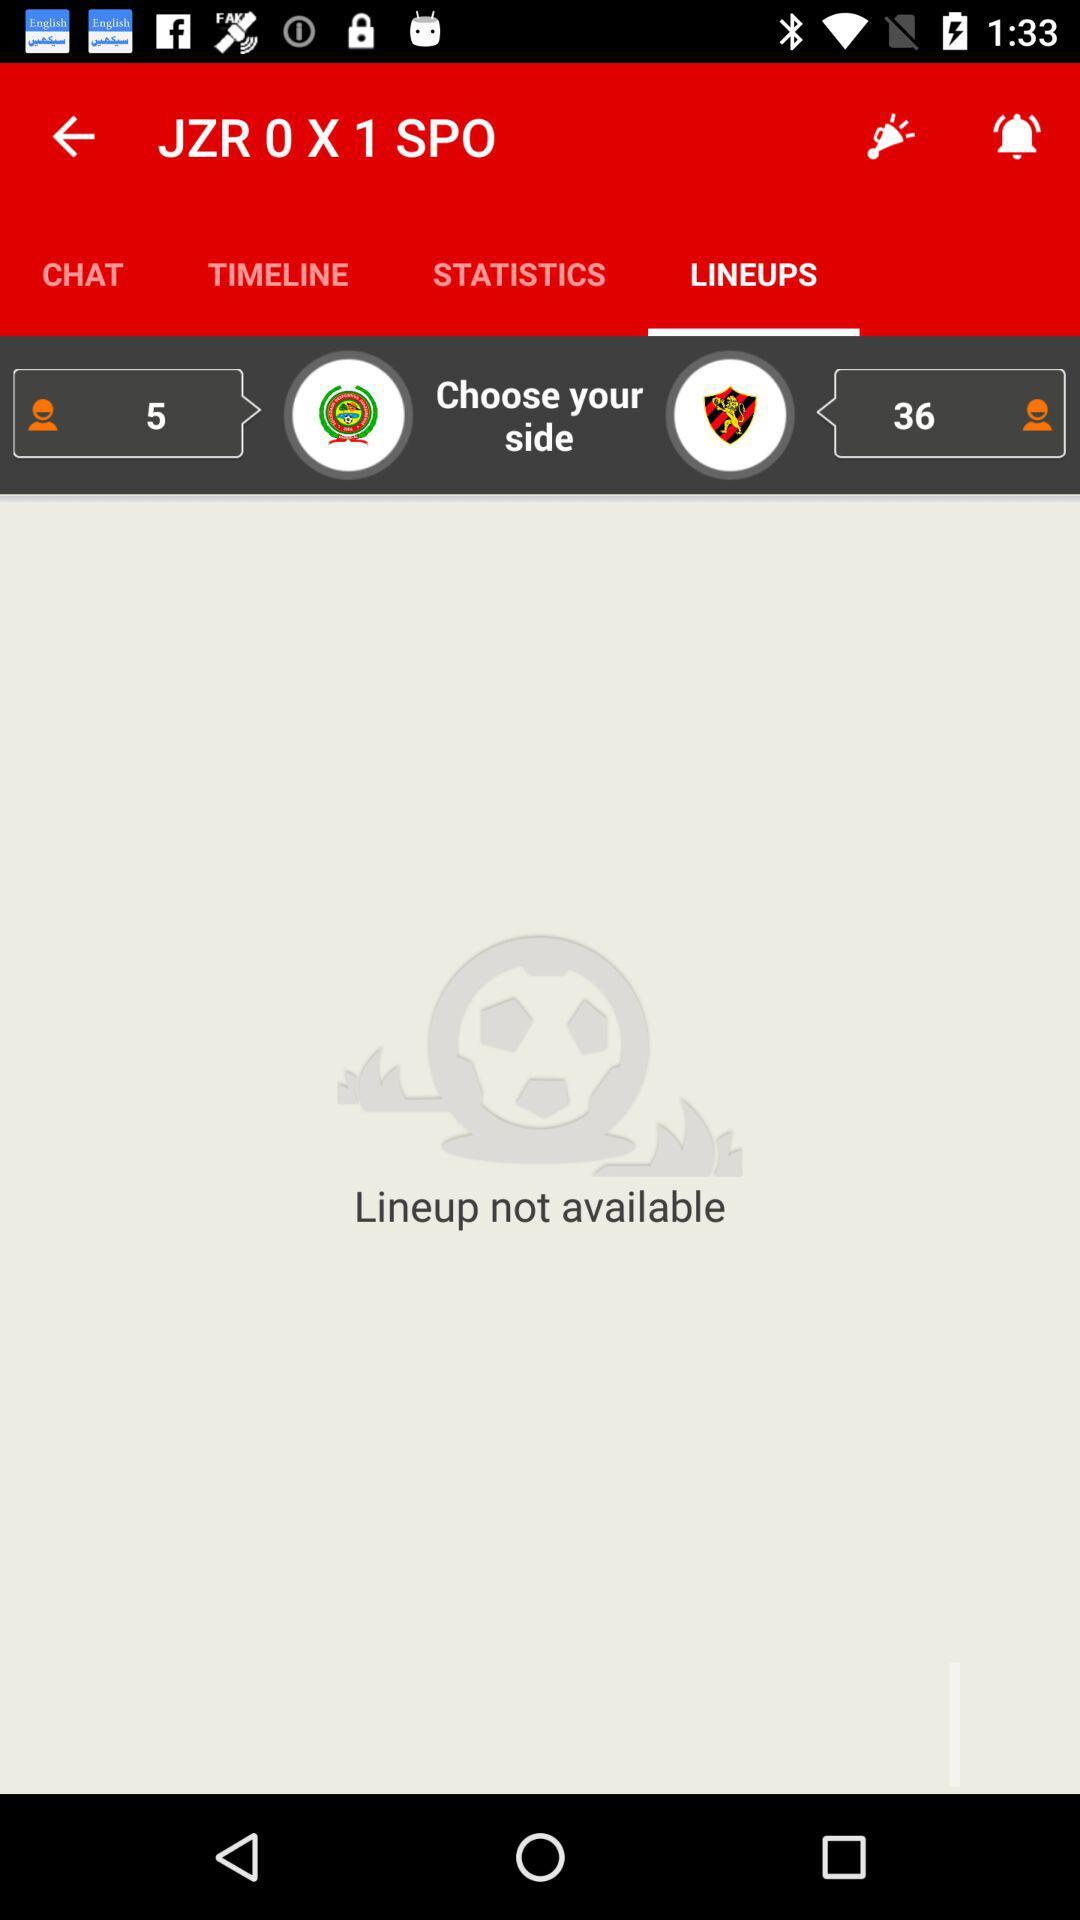 This screenshot has height=1920, width=1080. I want to click on the timeline item, so click(278, 272).